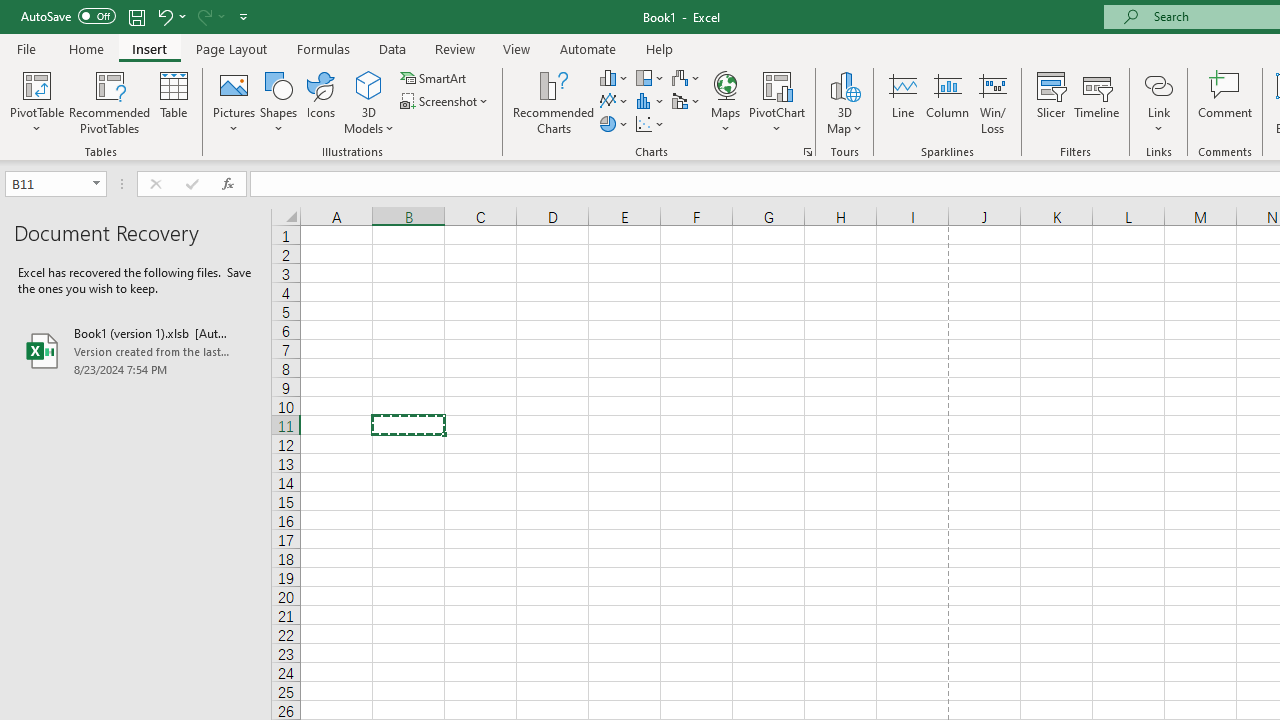  What do you see at coordinates (651, 77) in the screenshot?
I see `'Insert Hierarchy Chart'` at bounding box center [651, 77].